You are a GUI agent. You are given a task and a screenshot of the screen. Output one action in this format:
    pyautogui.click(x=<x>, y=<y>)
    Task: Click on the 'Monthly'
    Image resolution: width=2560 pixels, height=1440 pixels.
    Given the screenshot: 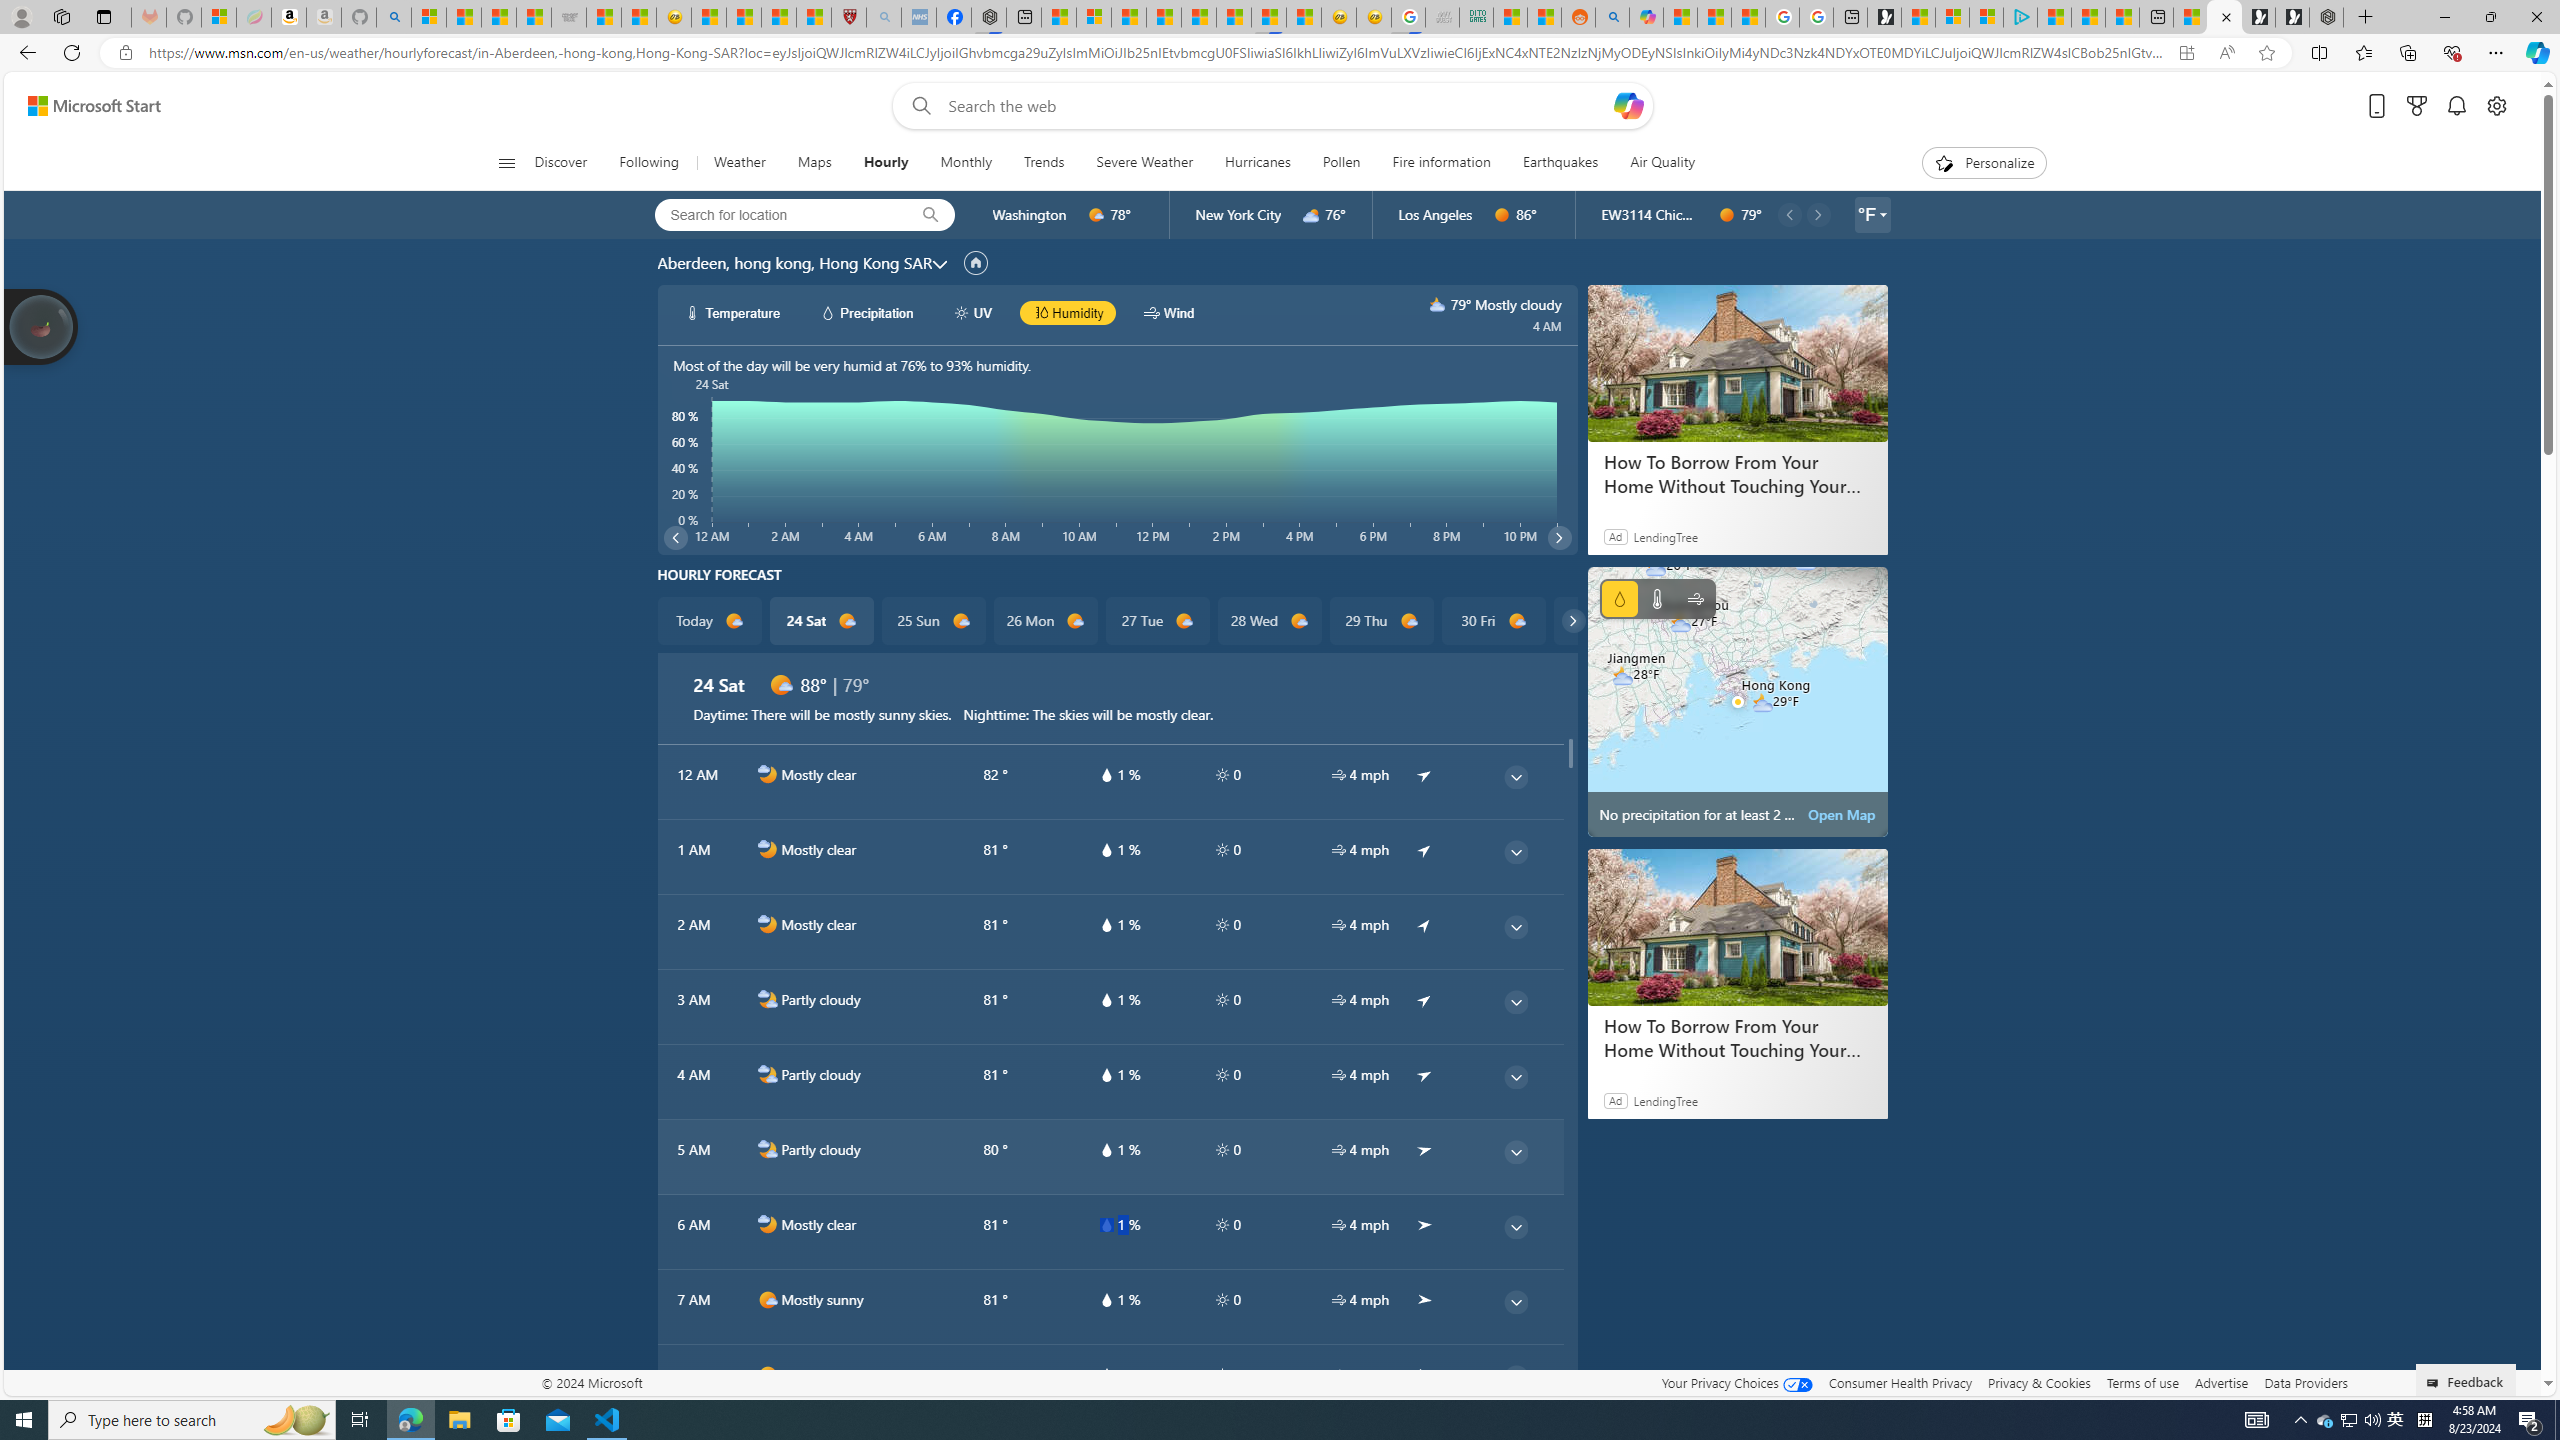 What is the action you would take?
    pyautogui.click(x=966, y=162)
    